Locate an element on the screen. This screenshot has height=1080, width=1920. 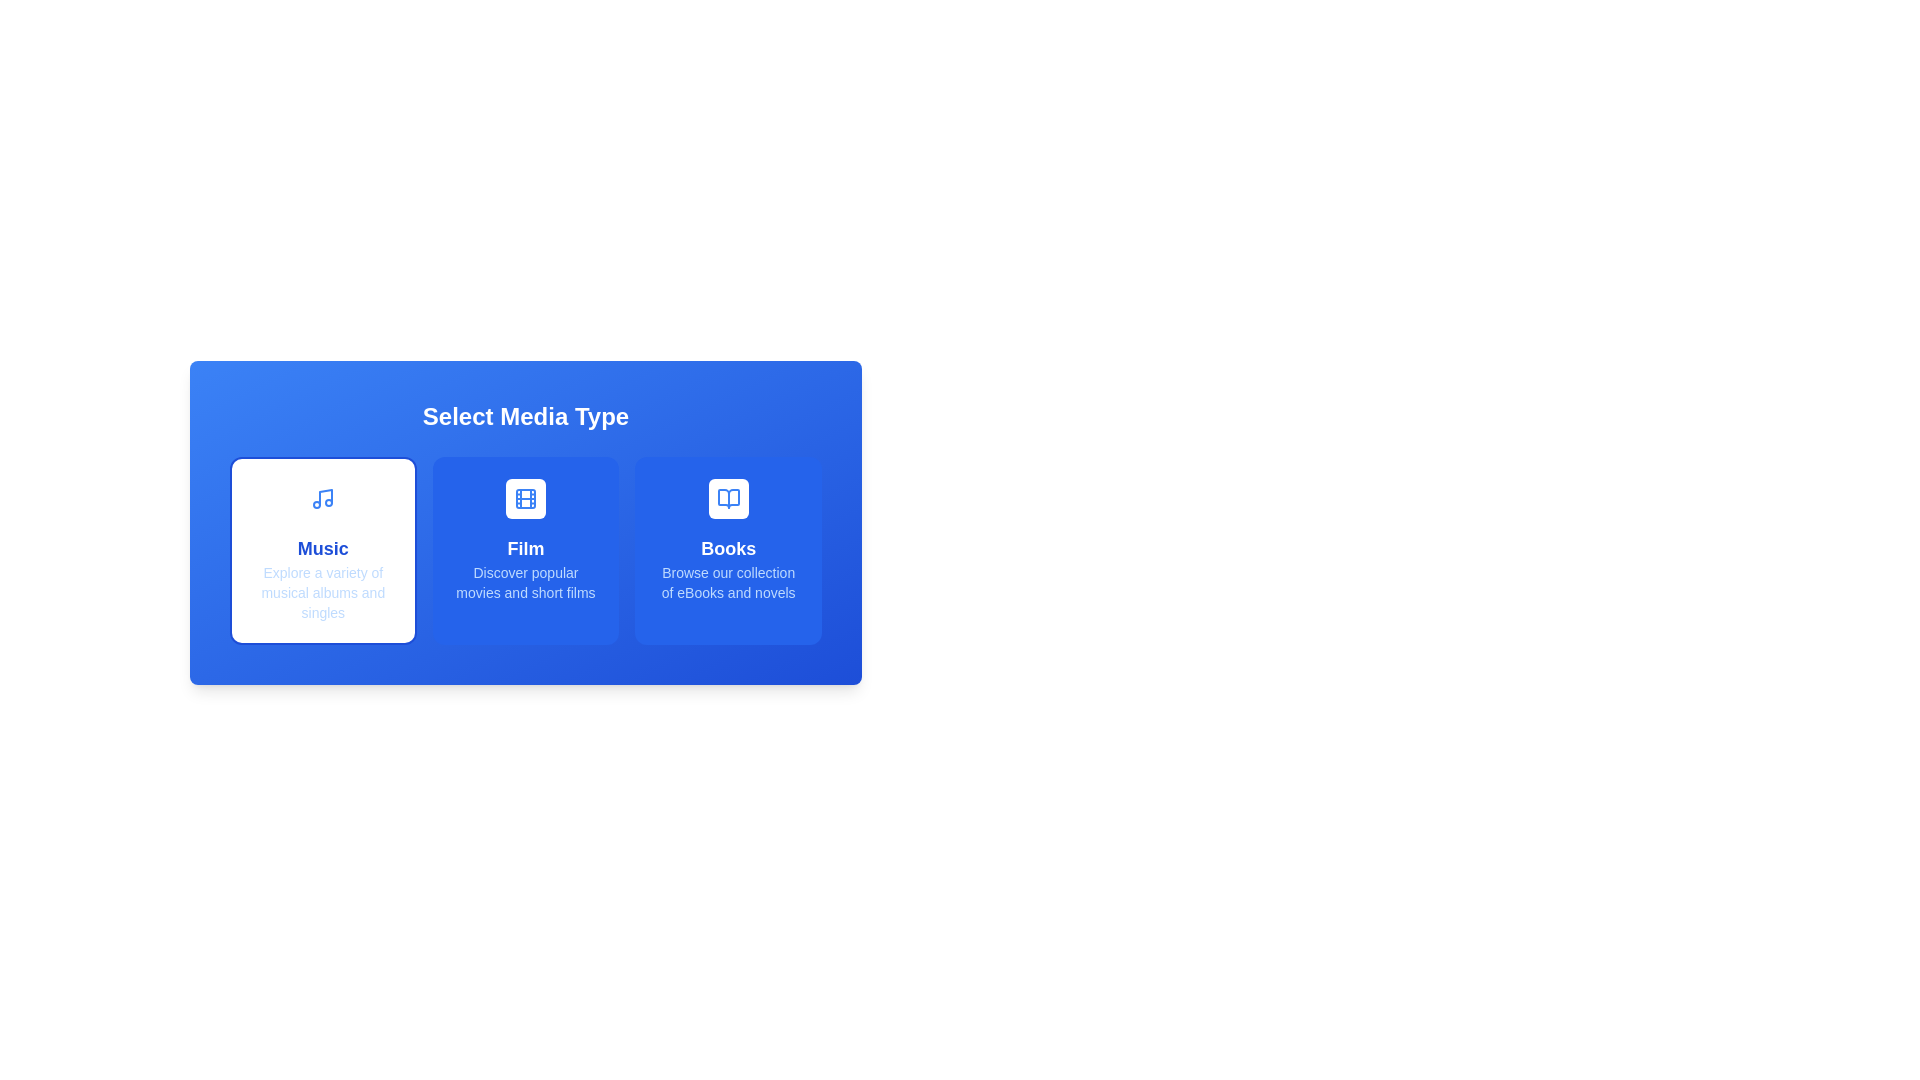
the descriptive text element located within the 'Books' card, which provides additional context about the 'Books' category is located at coordinates (727, 582).